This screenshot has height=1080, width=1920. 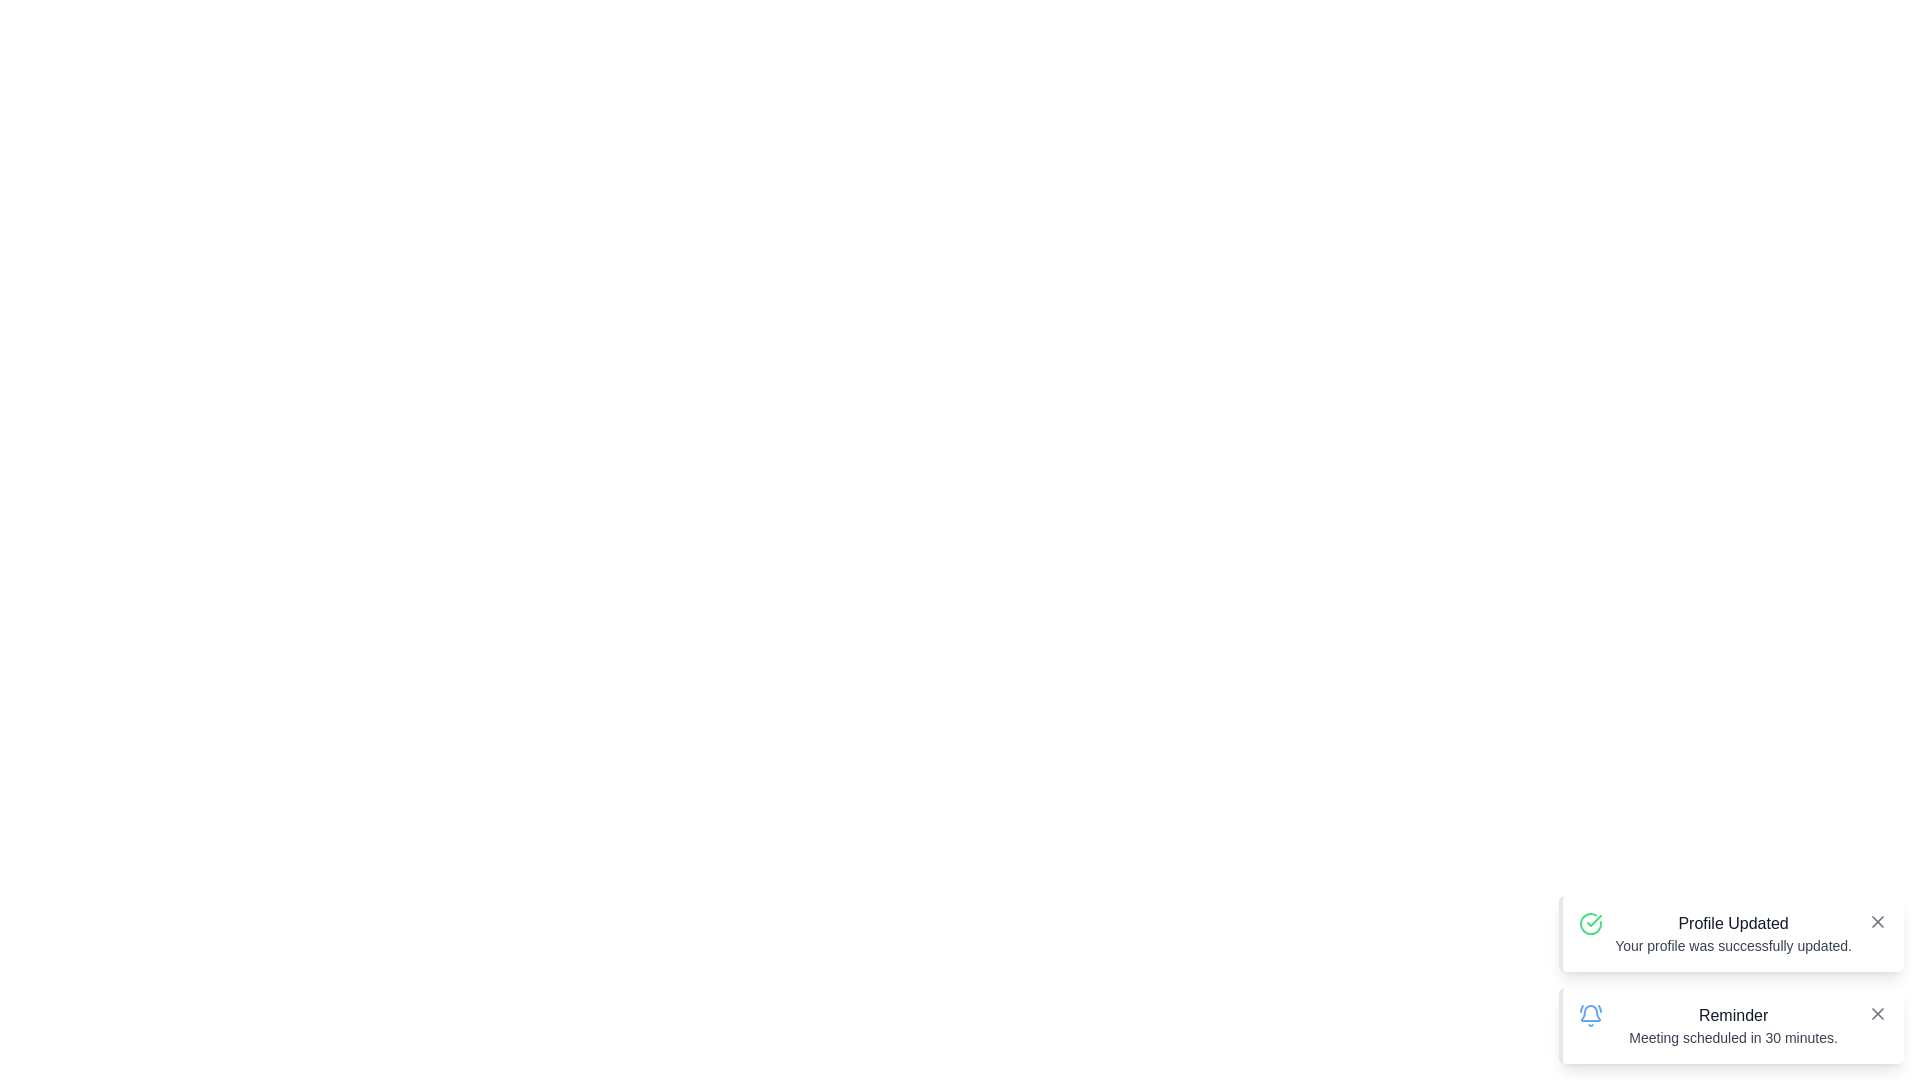 I want to click on message from the Notification Text Block that displays 'Profile Updated' and 'Your profile was successfully updated.', so click(x=1732, y=933).